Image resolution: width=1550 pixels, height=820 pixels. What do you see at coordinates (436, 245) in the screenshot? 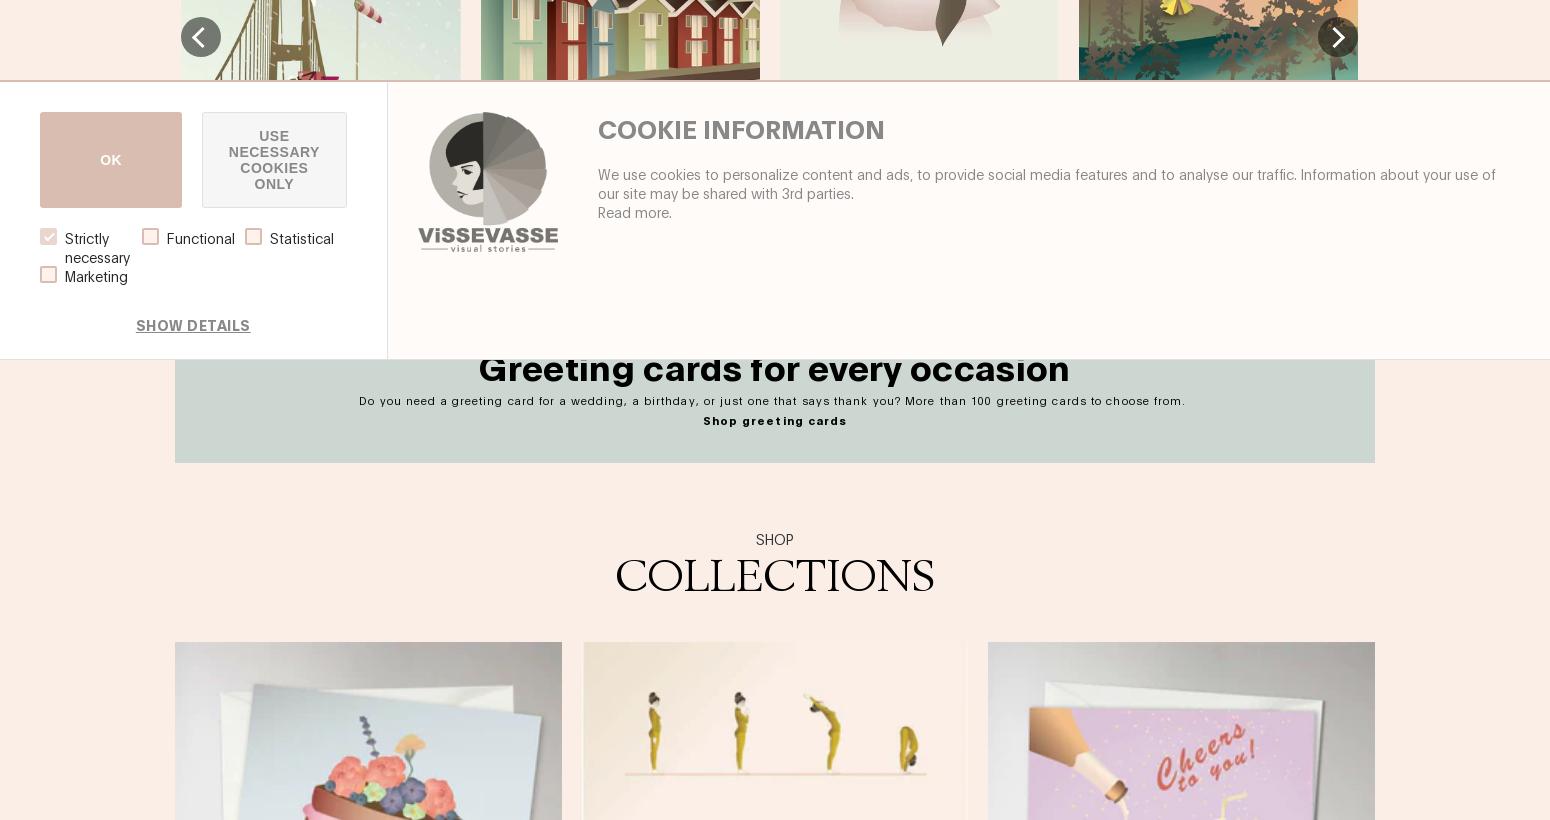
I see `'€29.00'` at bounding box center [436, 245].